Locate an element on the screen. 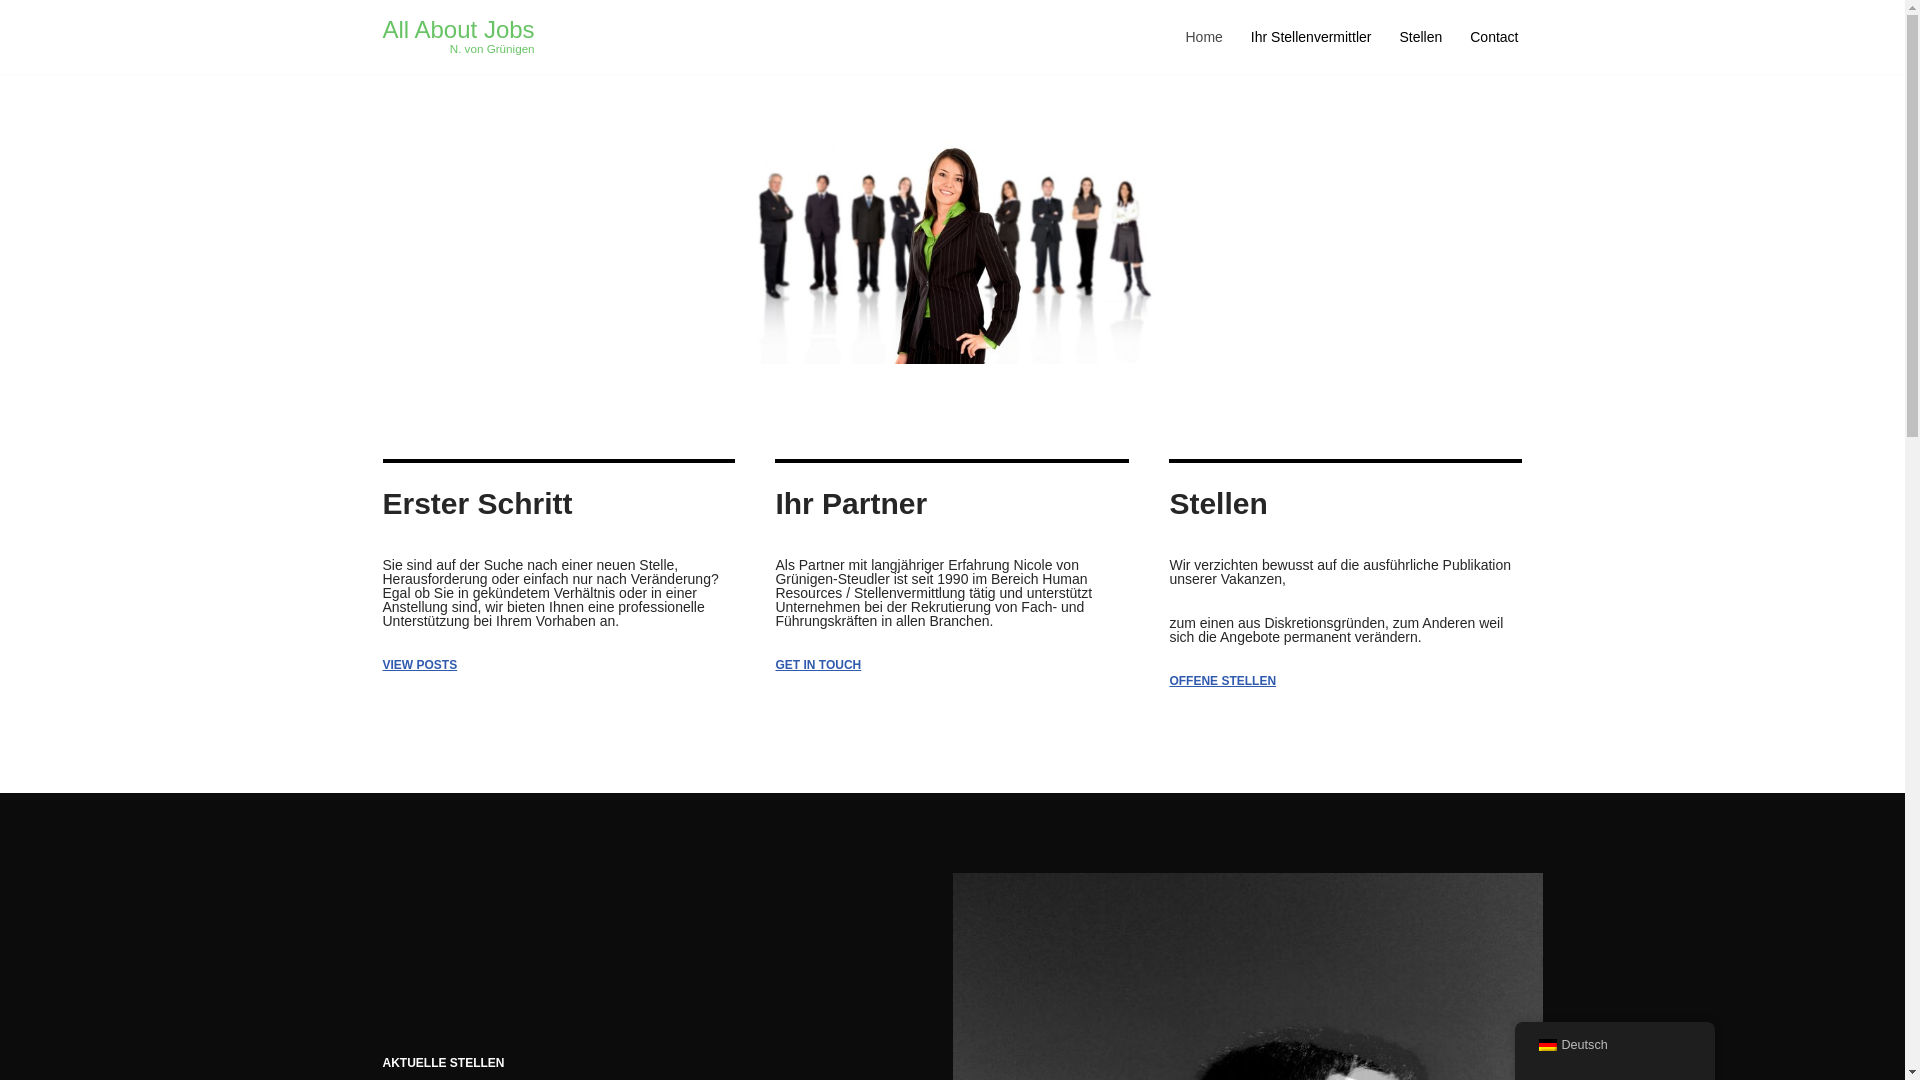  'Ihr Stellenvermittler' is located at coordinates (1311, 36).